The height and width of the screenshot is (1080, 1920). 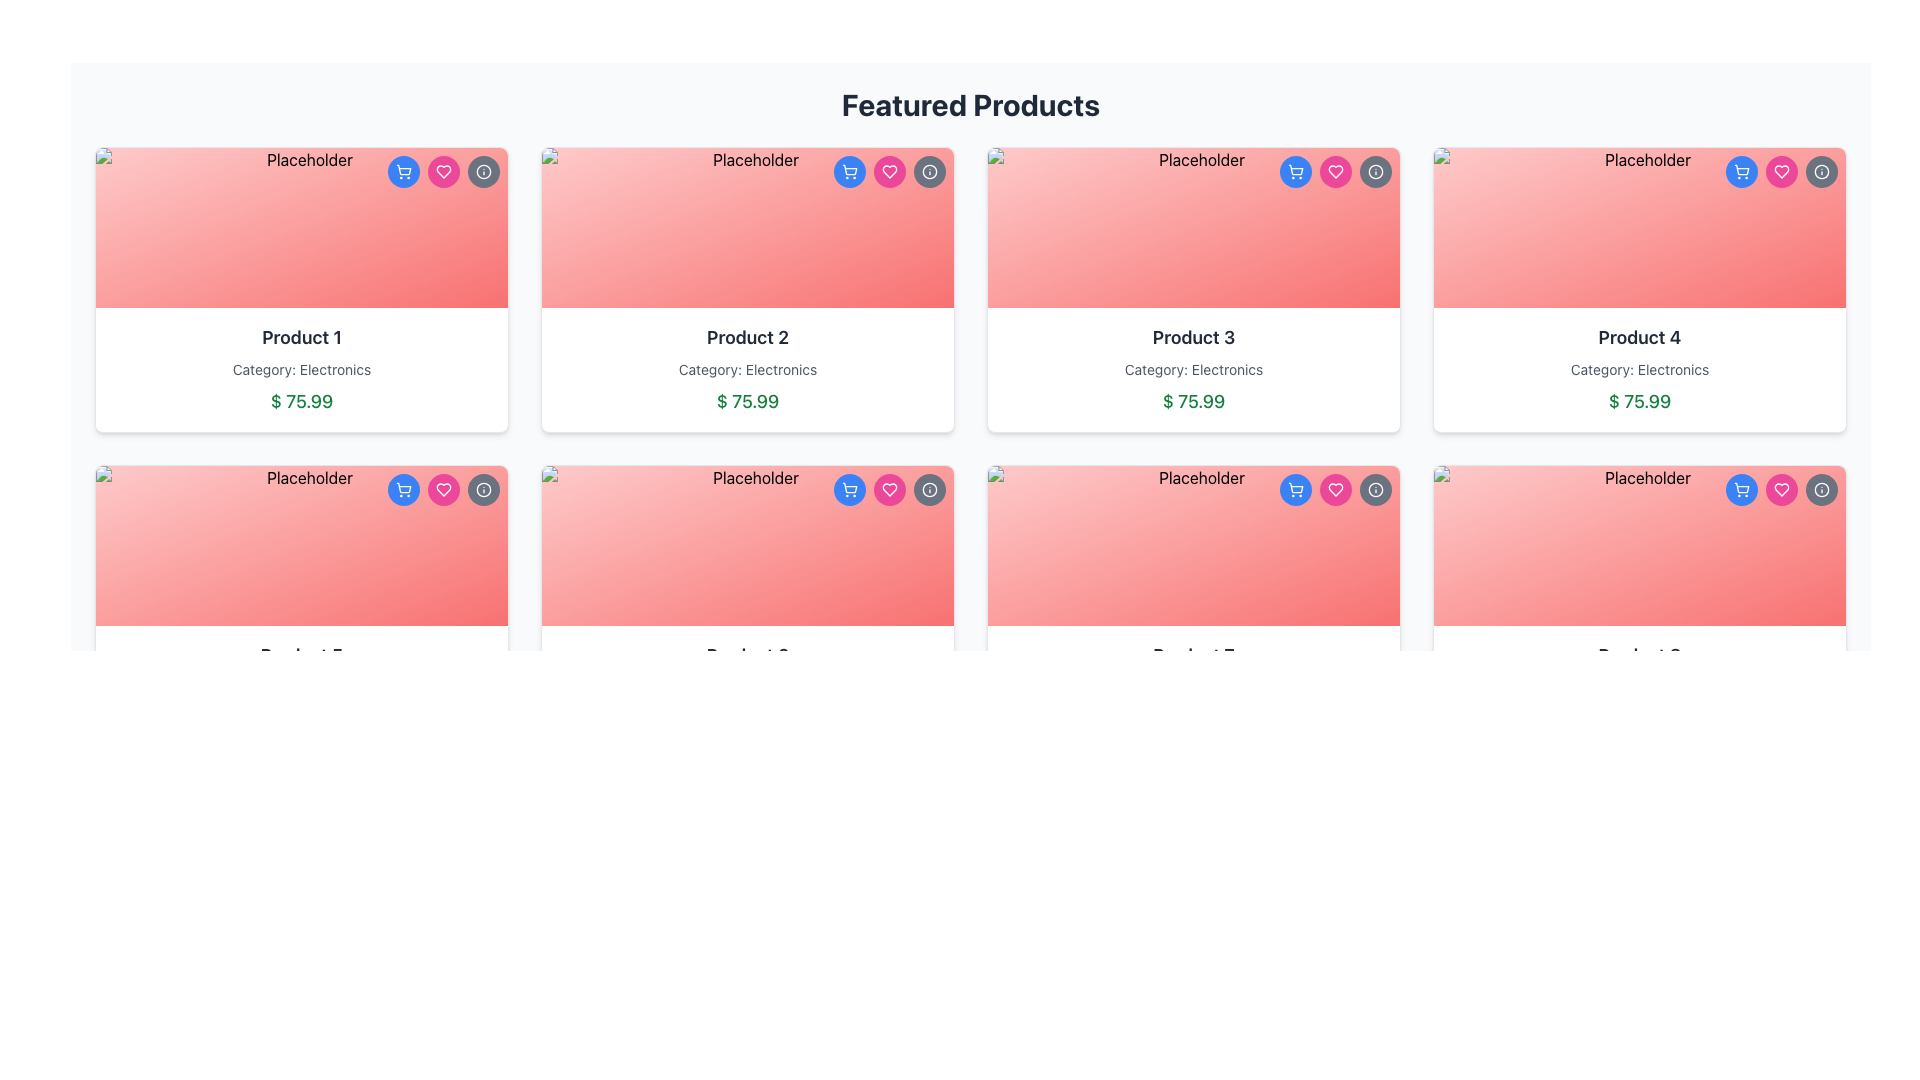 I want to click on the text label displaying the product name in the fourth column of the first row of the grid layout, so click(x=1640, y=337).